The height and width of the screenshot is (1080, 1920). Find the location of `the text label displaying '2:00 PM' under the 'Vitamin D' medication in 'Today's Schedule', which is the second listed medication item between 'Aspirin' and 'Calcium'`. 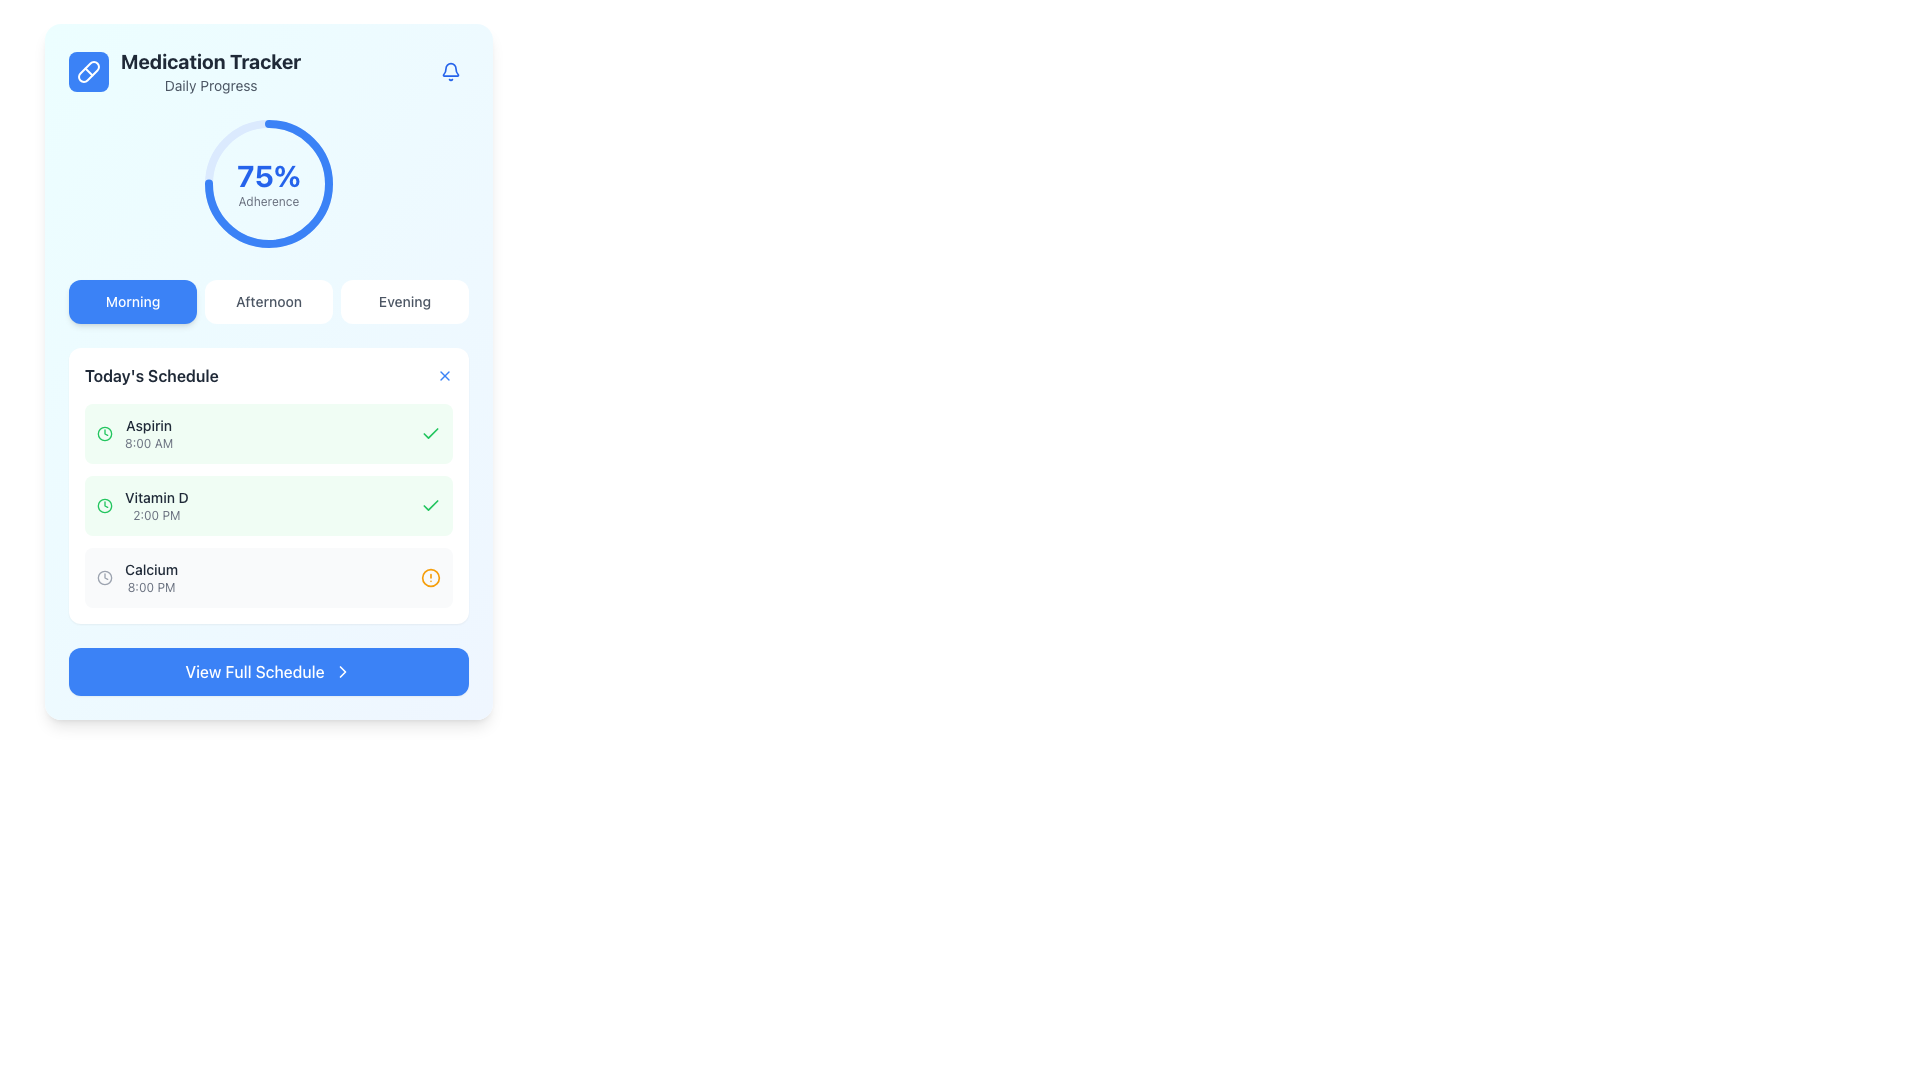

the text label displaying '2:00 PM' under the 'Vitamin D' medication in 'Today's Schedule', which is the second listed medication item between 'Aspirin' and 'Calcium' is located at coordinates (155, 504).